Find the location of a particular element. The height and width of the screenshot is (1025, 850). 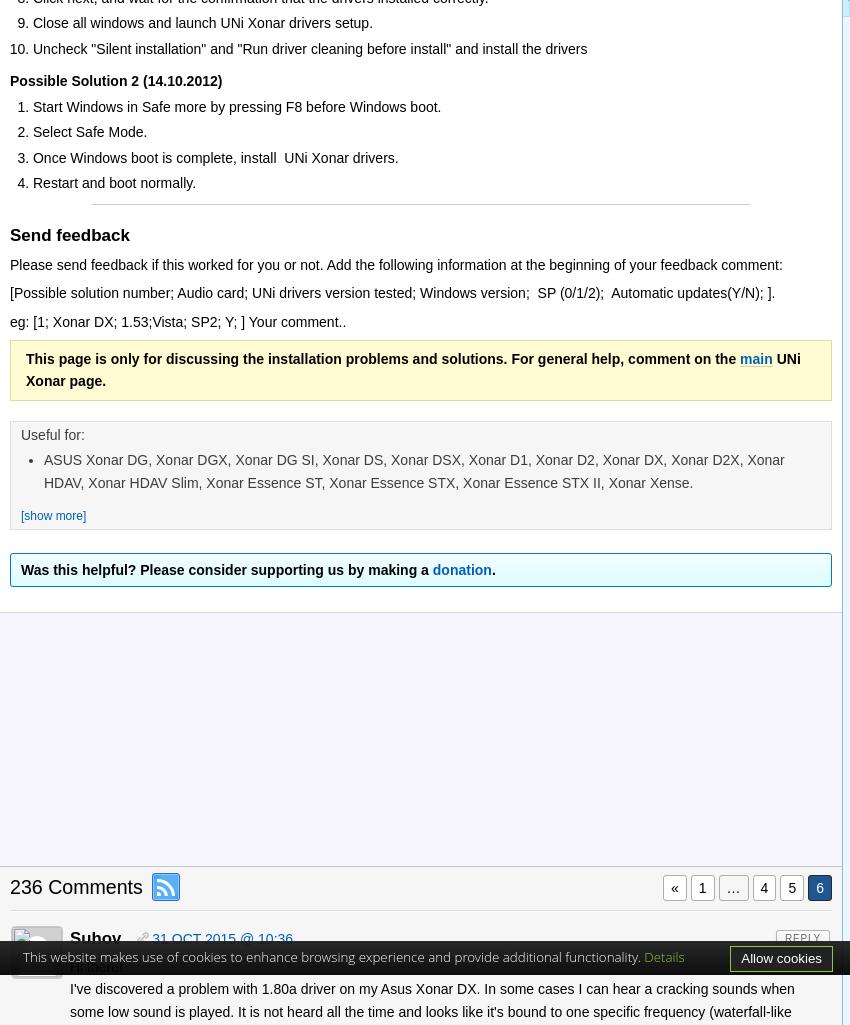

'Was this helpful? Please consider supporting us by making a' is located at coordinates (226, 570).